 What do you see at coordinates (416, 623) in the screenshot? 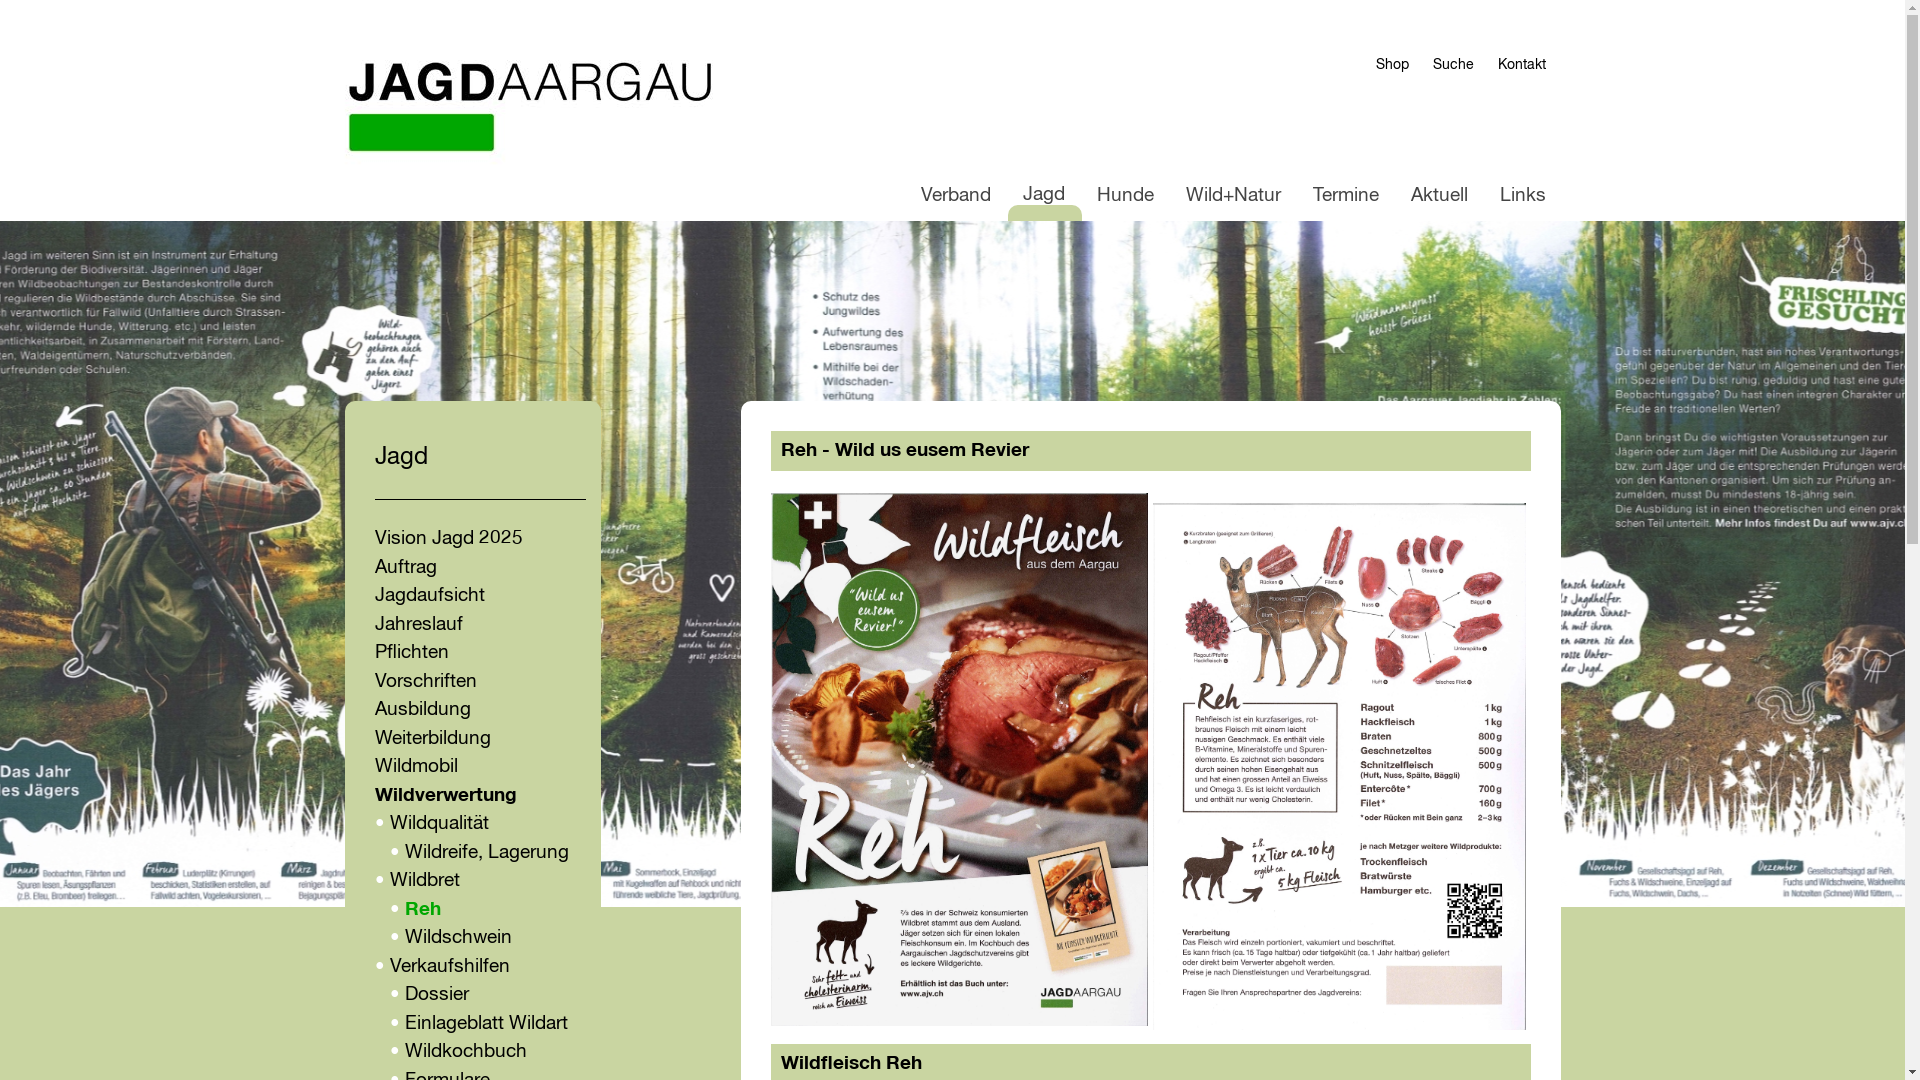
I see `'Jahreslauf'` at bounding box center [416, 623].